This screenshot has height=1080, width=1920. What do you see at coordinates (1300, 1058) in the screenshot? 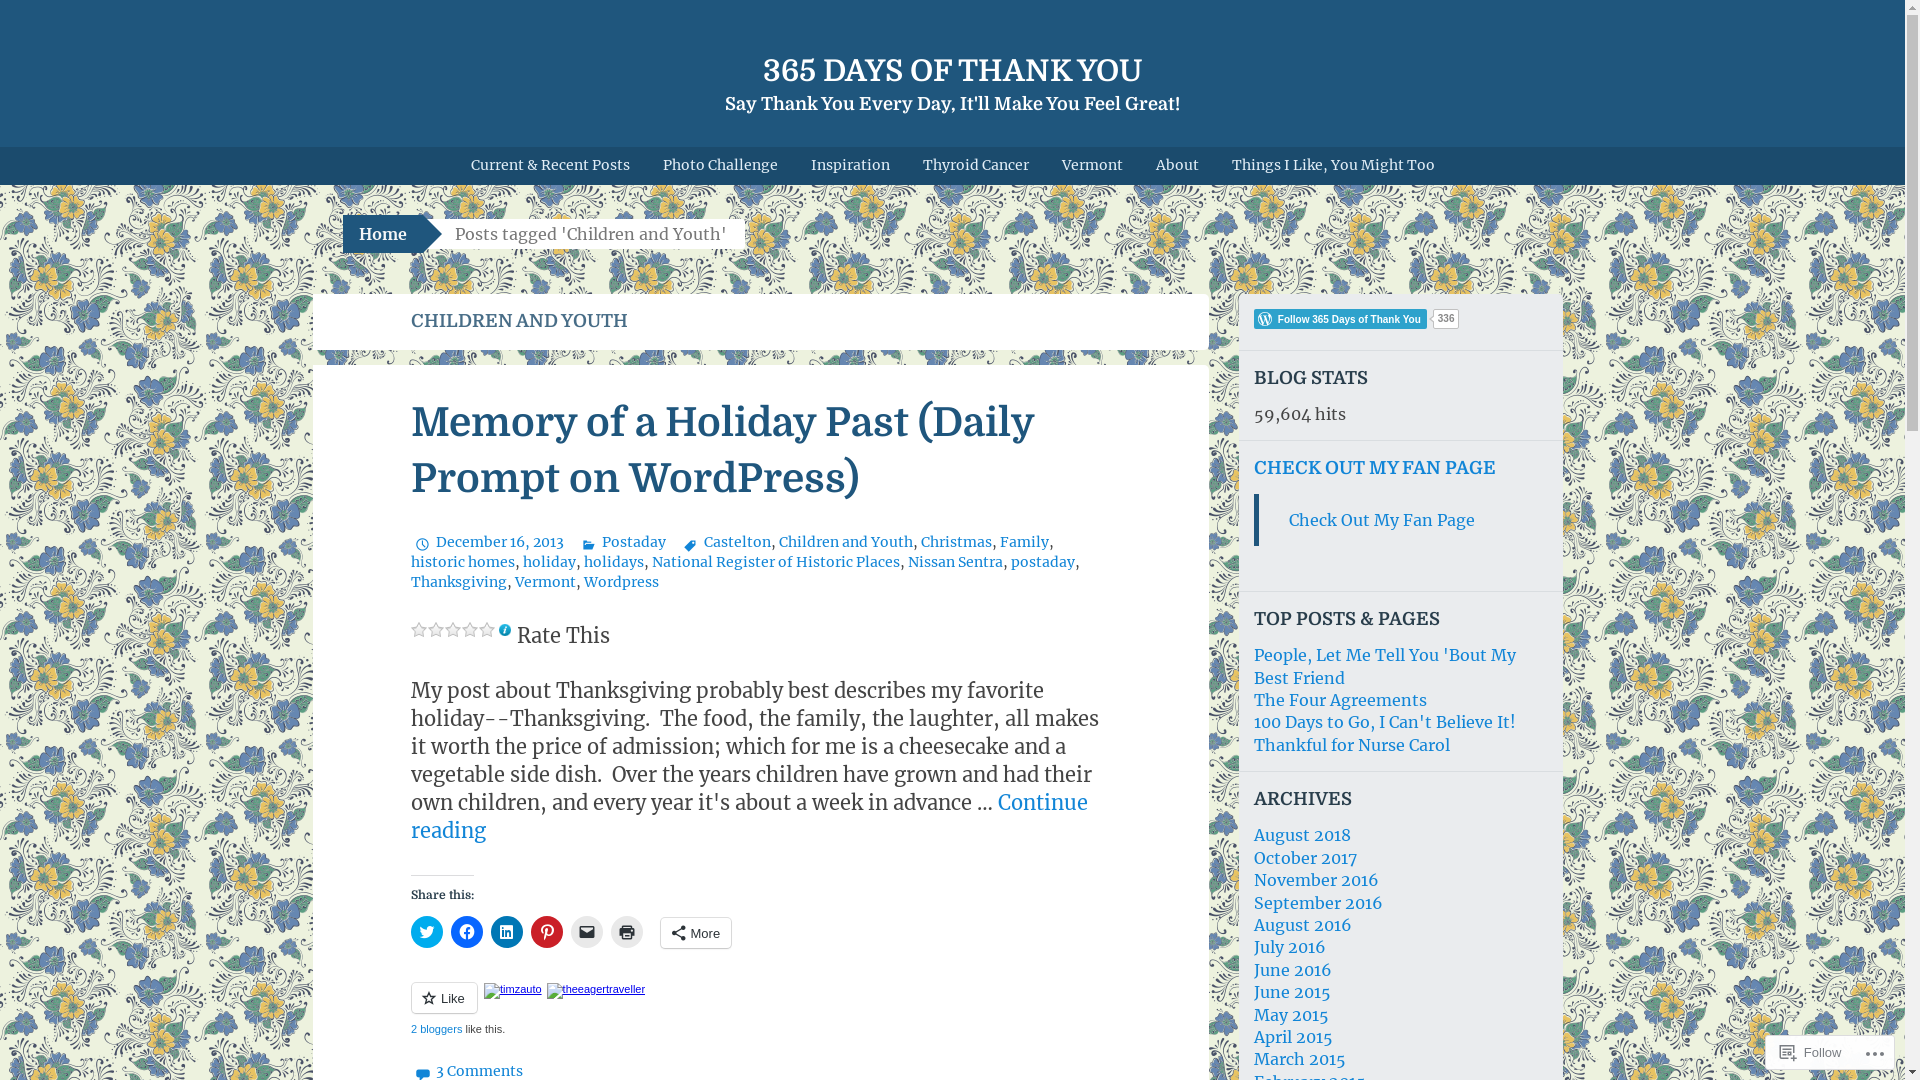
I see `'March 2015'` at bounding box center [1300, 1058].